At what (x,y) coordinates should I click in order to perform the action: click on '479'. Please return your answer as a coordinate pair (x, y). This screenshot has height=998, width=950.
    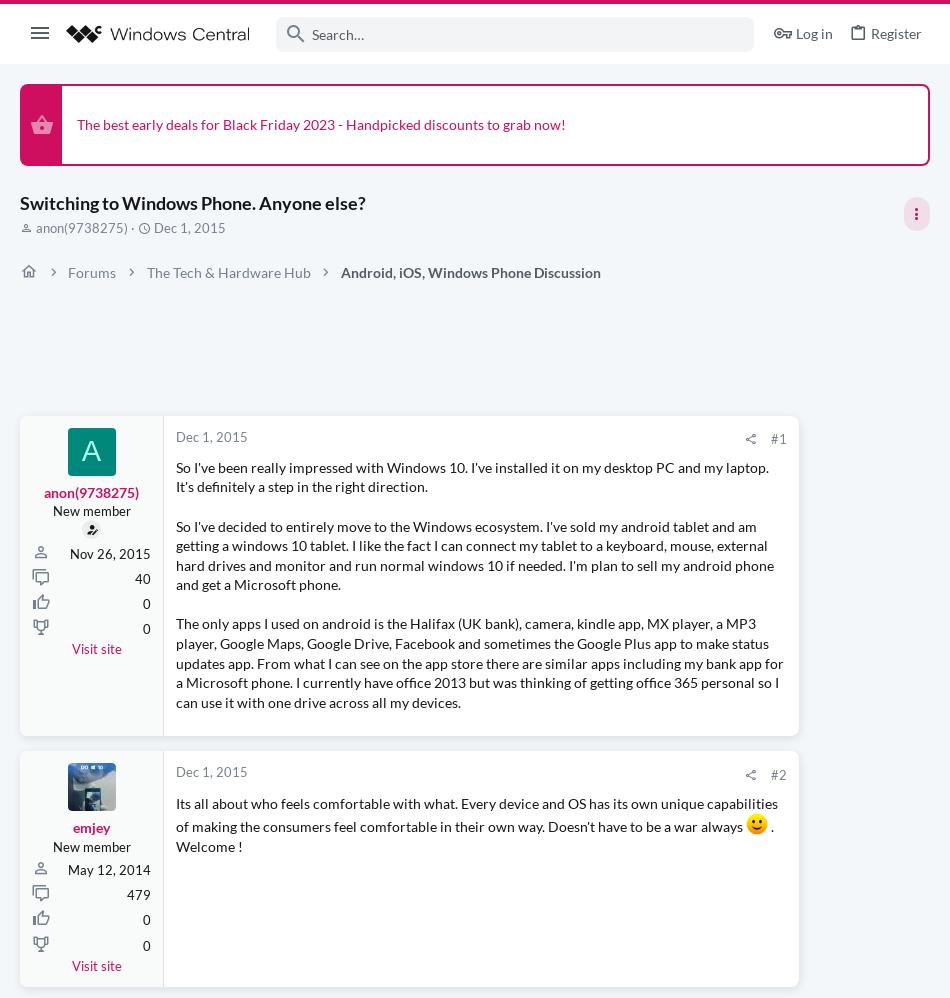
    Looking at the image, I should click on (138, 971).